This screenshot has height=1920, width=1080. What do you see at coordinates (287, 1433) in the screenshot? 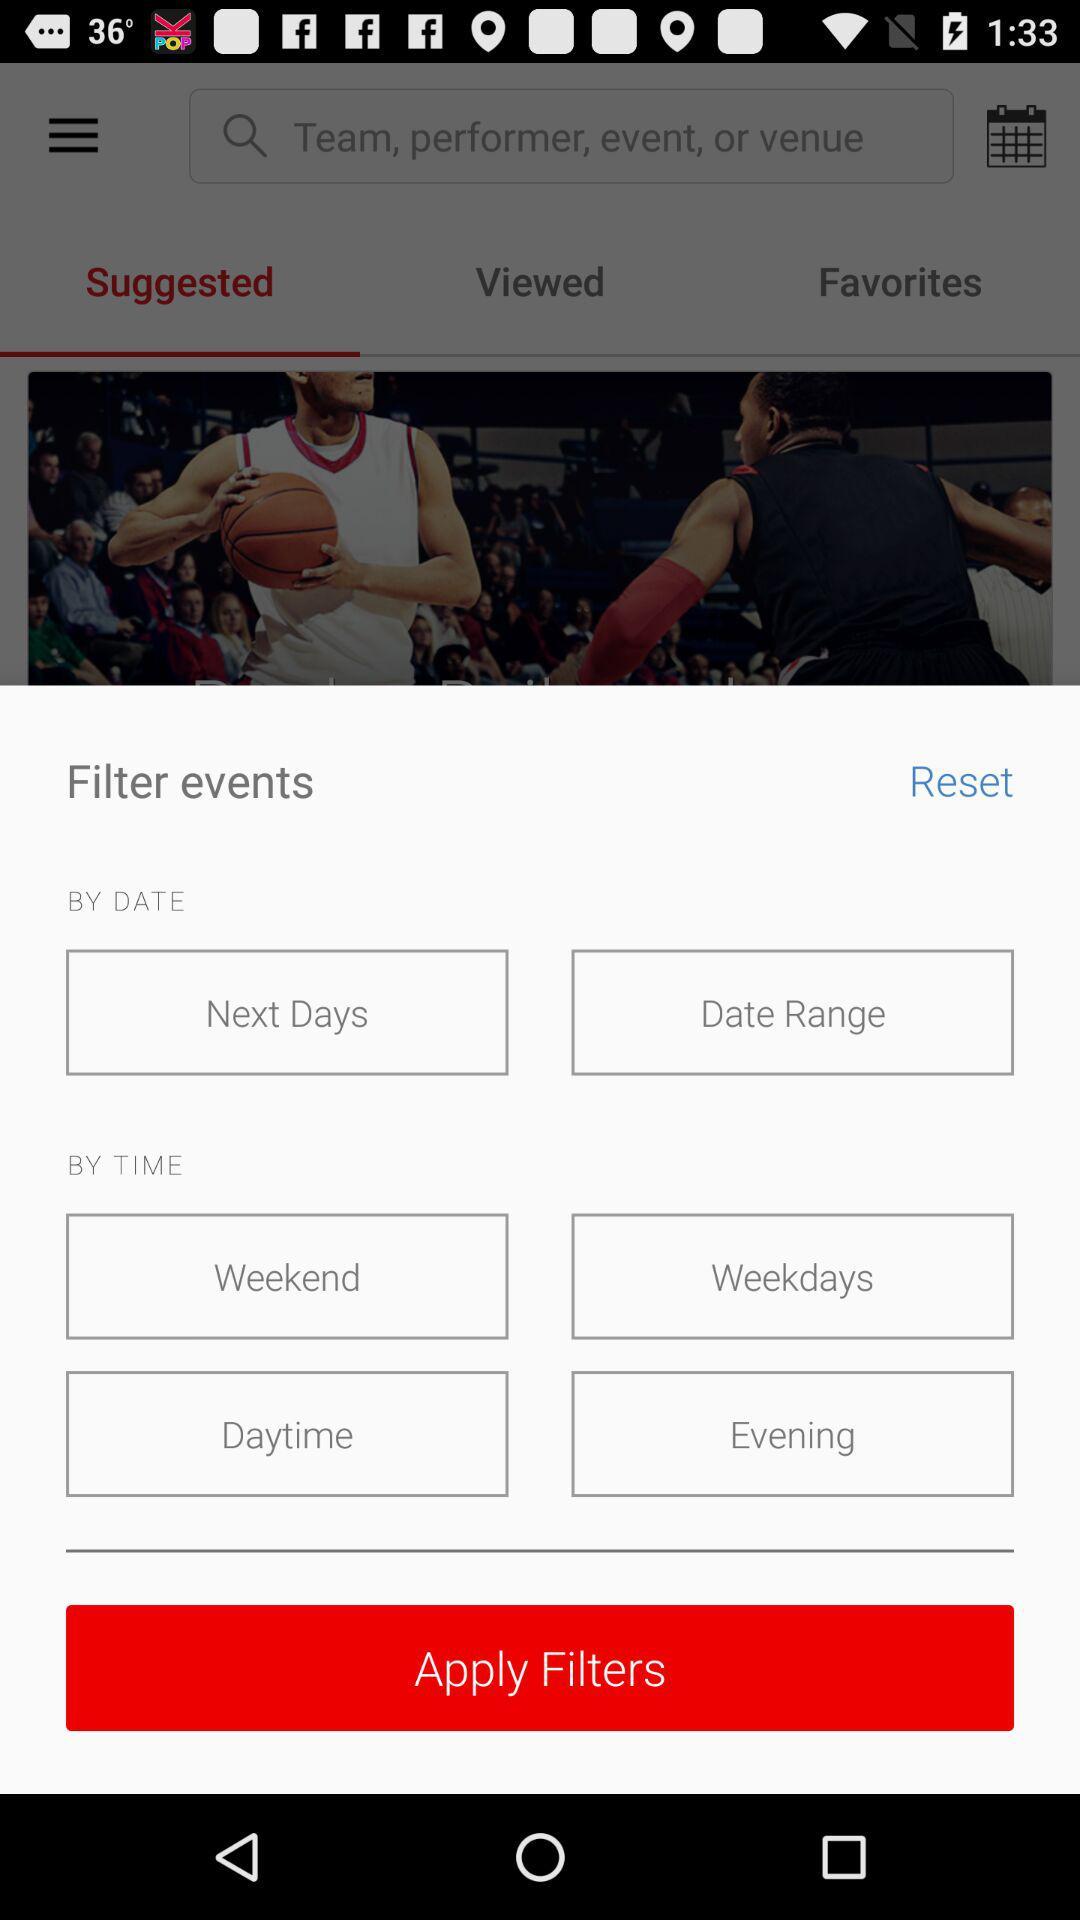
I see `icon at the bottom left corner` at bounding box center [287, 1433].